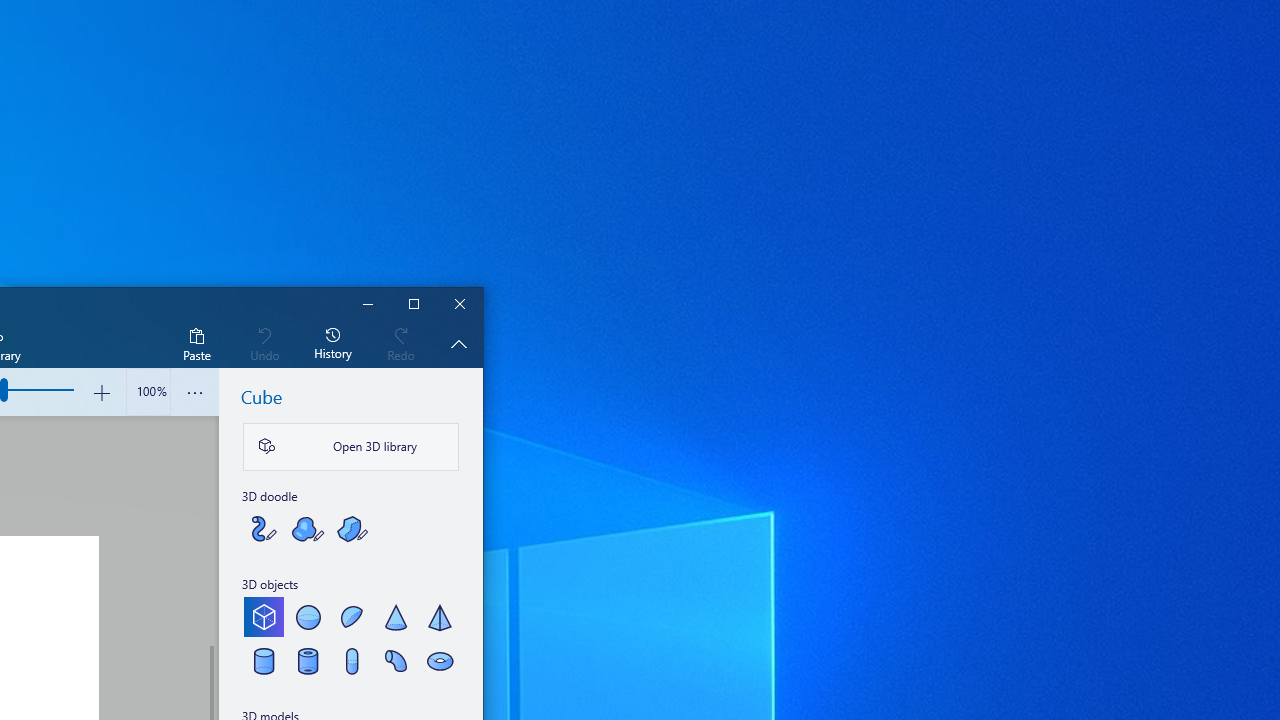 This screenshot has width=1280, height=720. Describe the element at coordinates (351, 446) in the screenshot. I see `'Open 3D library'` at that location.